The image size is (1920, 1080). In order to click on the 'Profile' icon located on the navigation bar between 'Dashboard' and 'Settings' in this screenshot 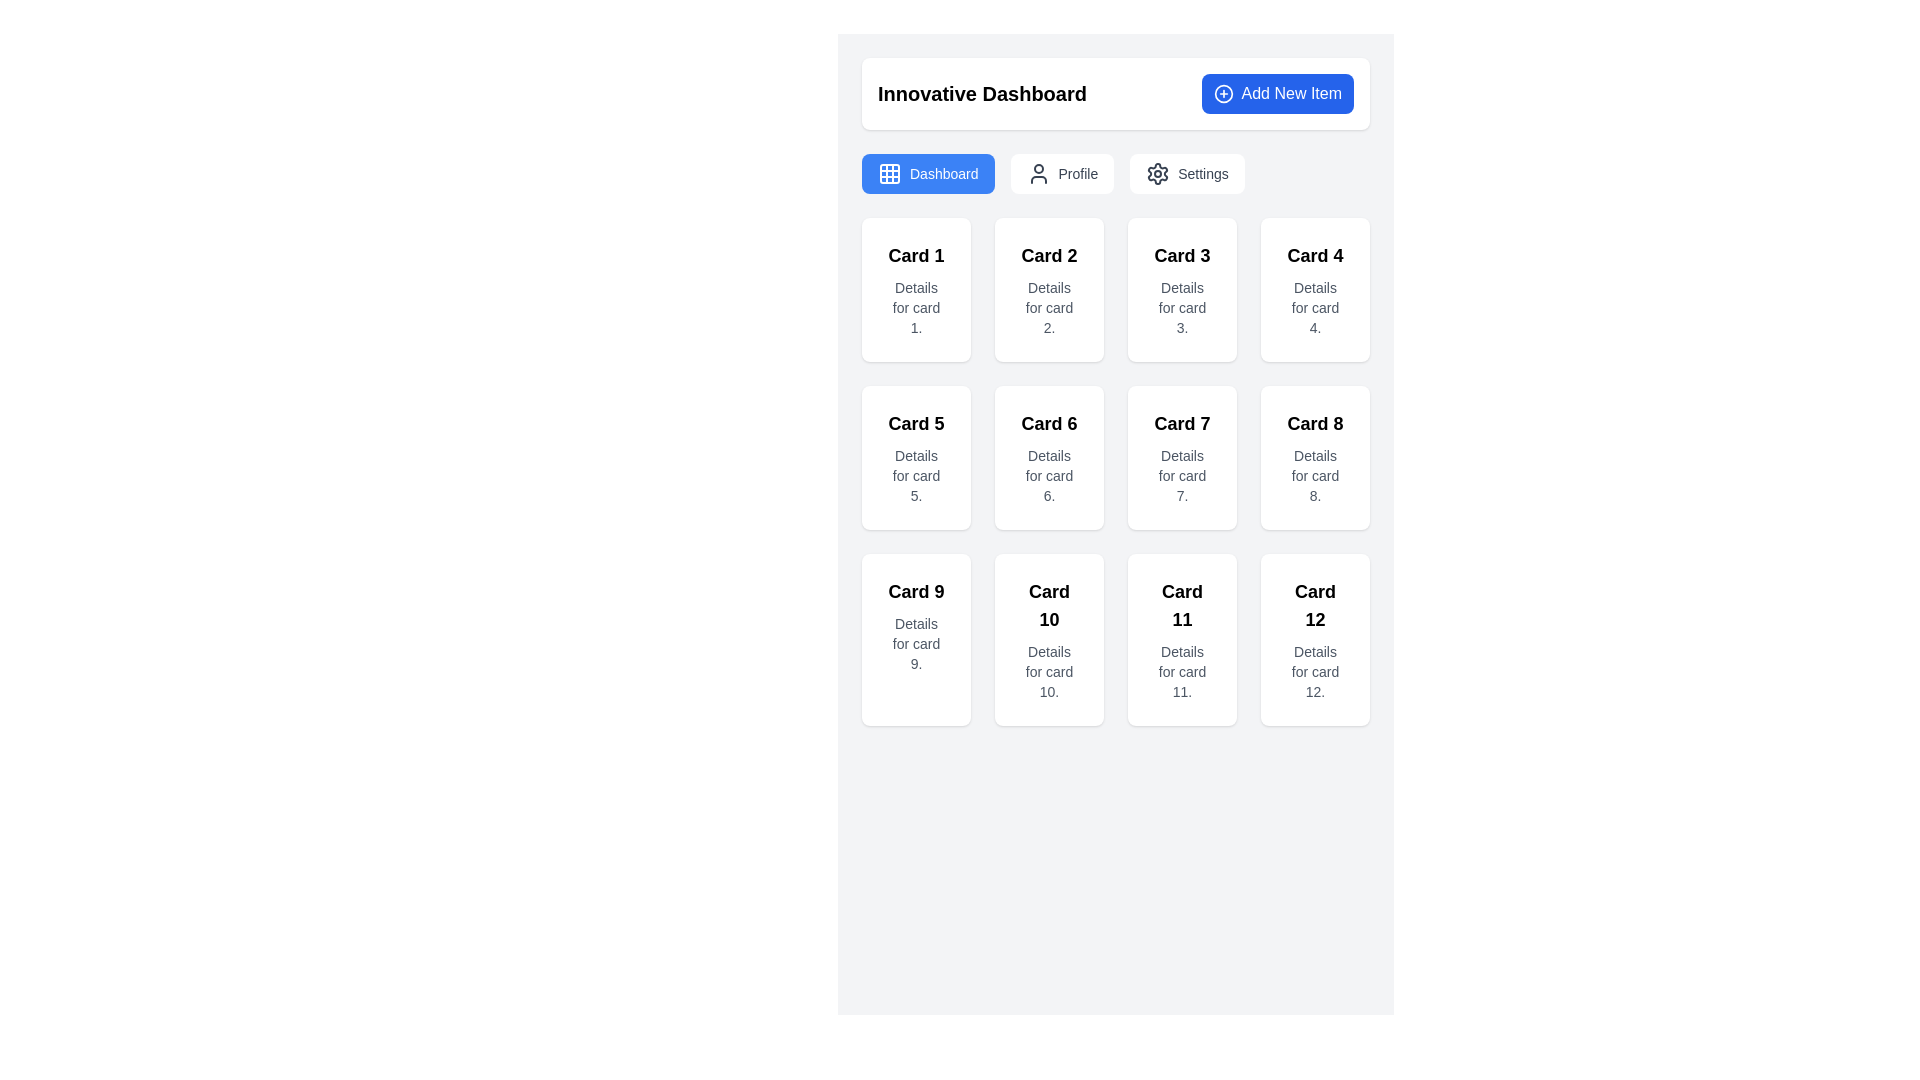, I will do `click(1038, 172)`.